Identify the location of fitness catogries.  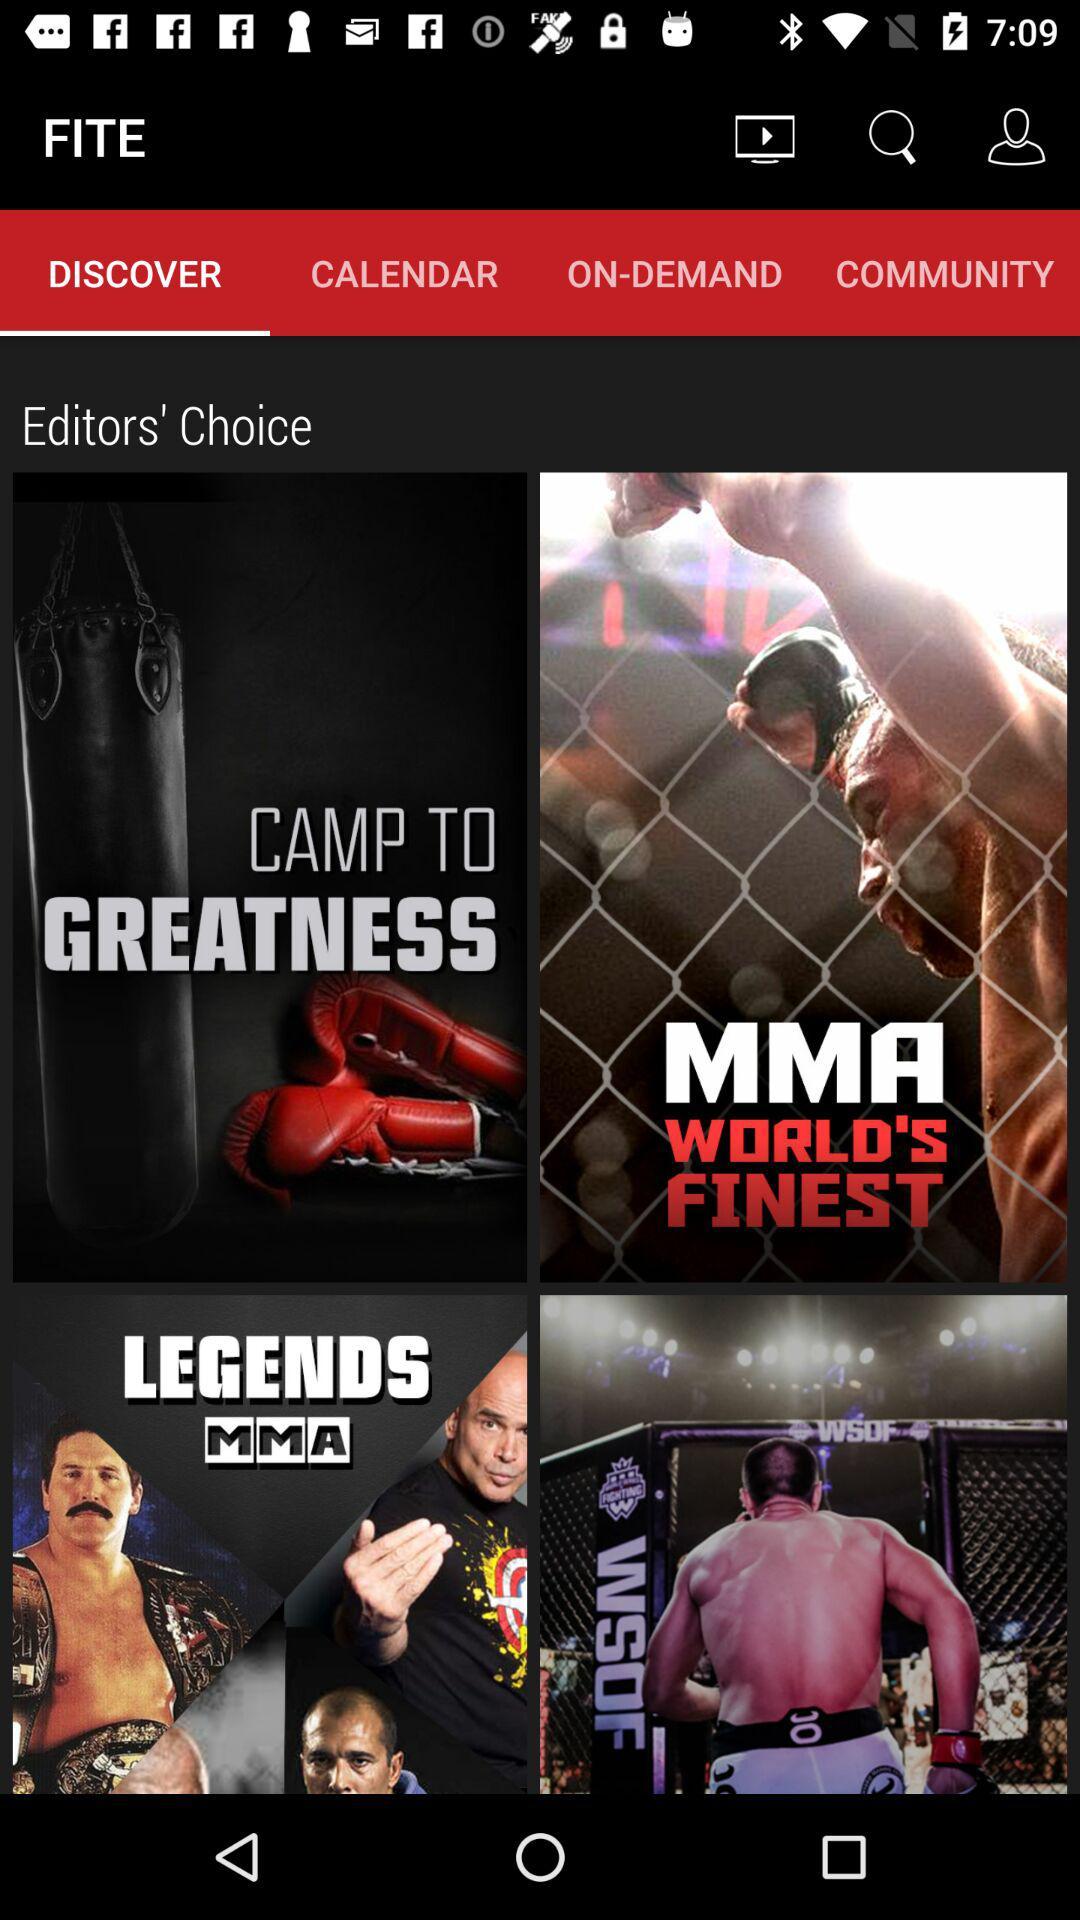
(270, 877).